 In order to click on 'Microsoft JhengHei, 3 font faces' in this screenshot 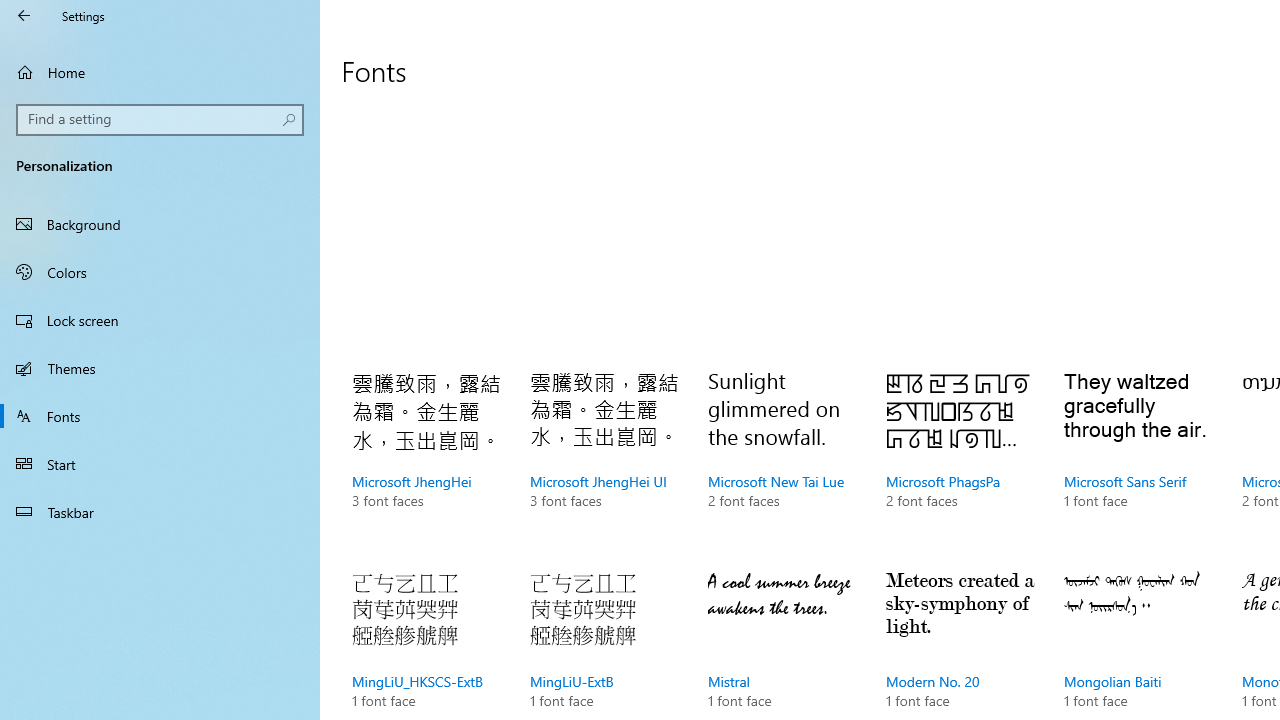, I will do `click(425, 460)`.